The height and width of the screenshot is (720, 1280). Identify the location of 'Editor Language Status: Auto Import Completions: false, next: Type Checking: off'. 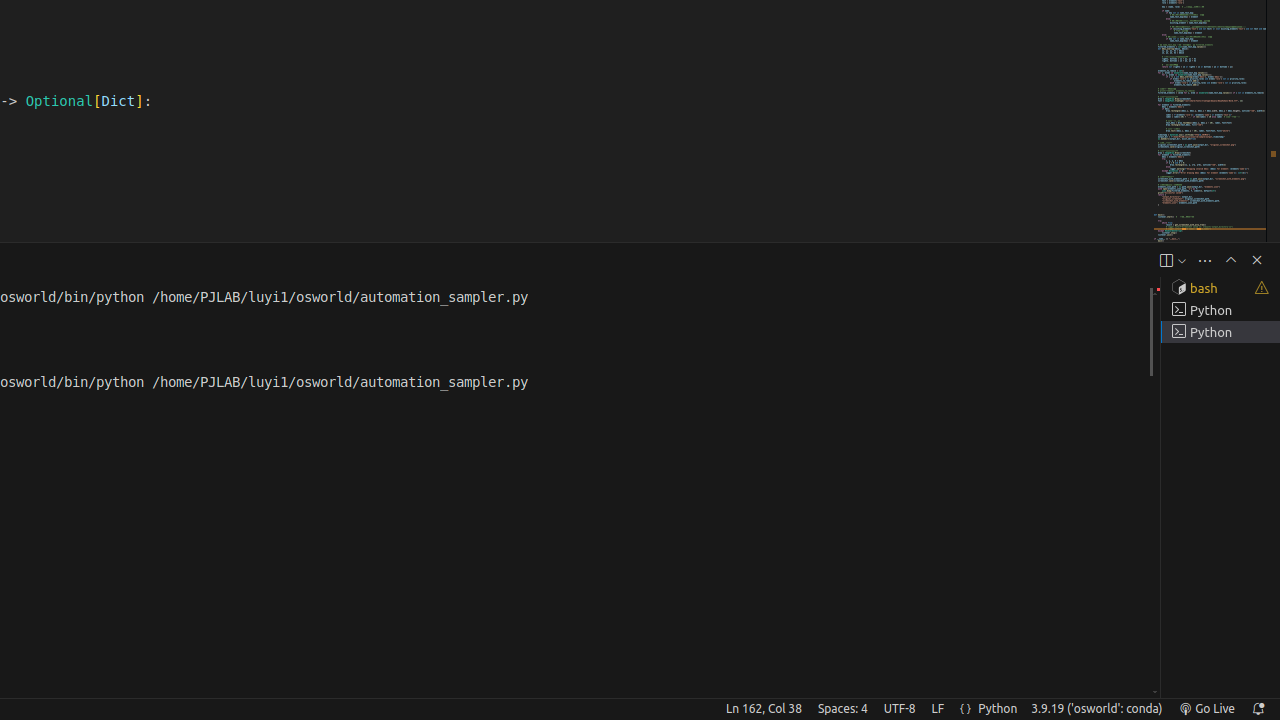
(965, 707).